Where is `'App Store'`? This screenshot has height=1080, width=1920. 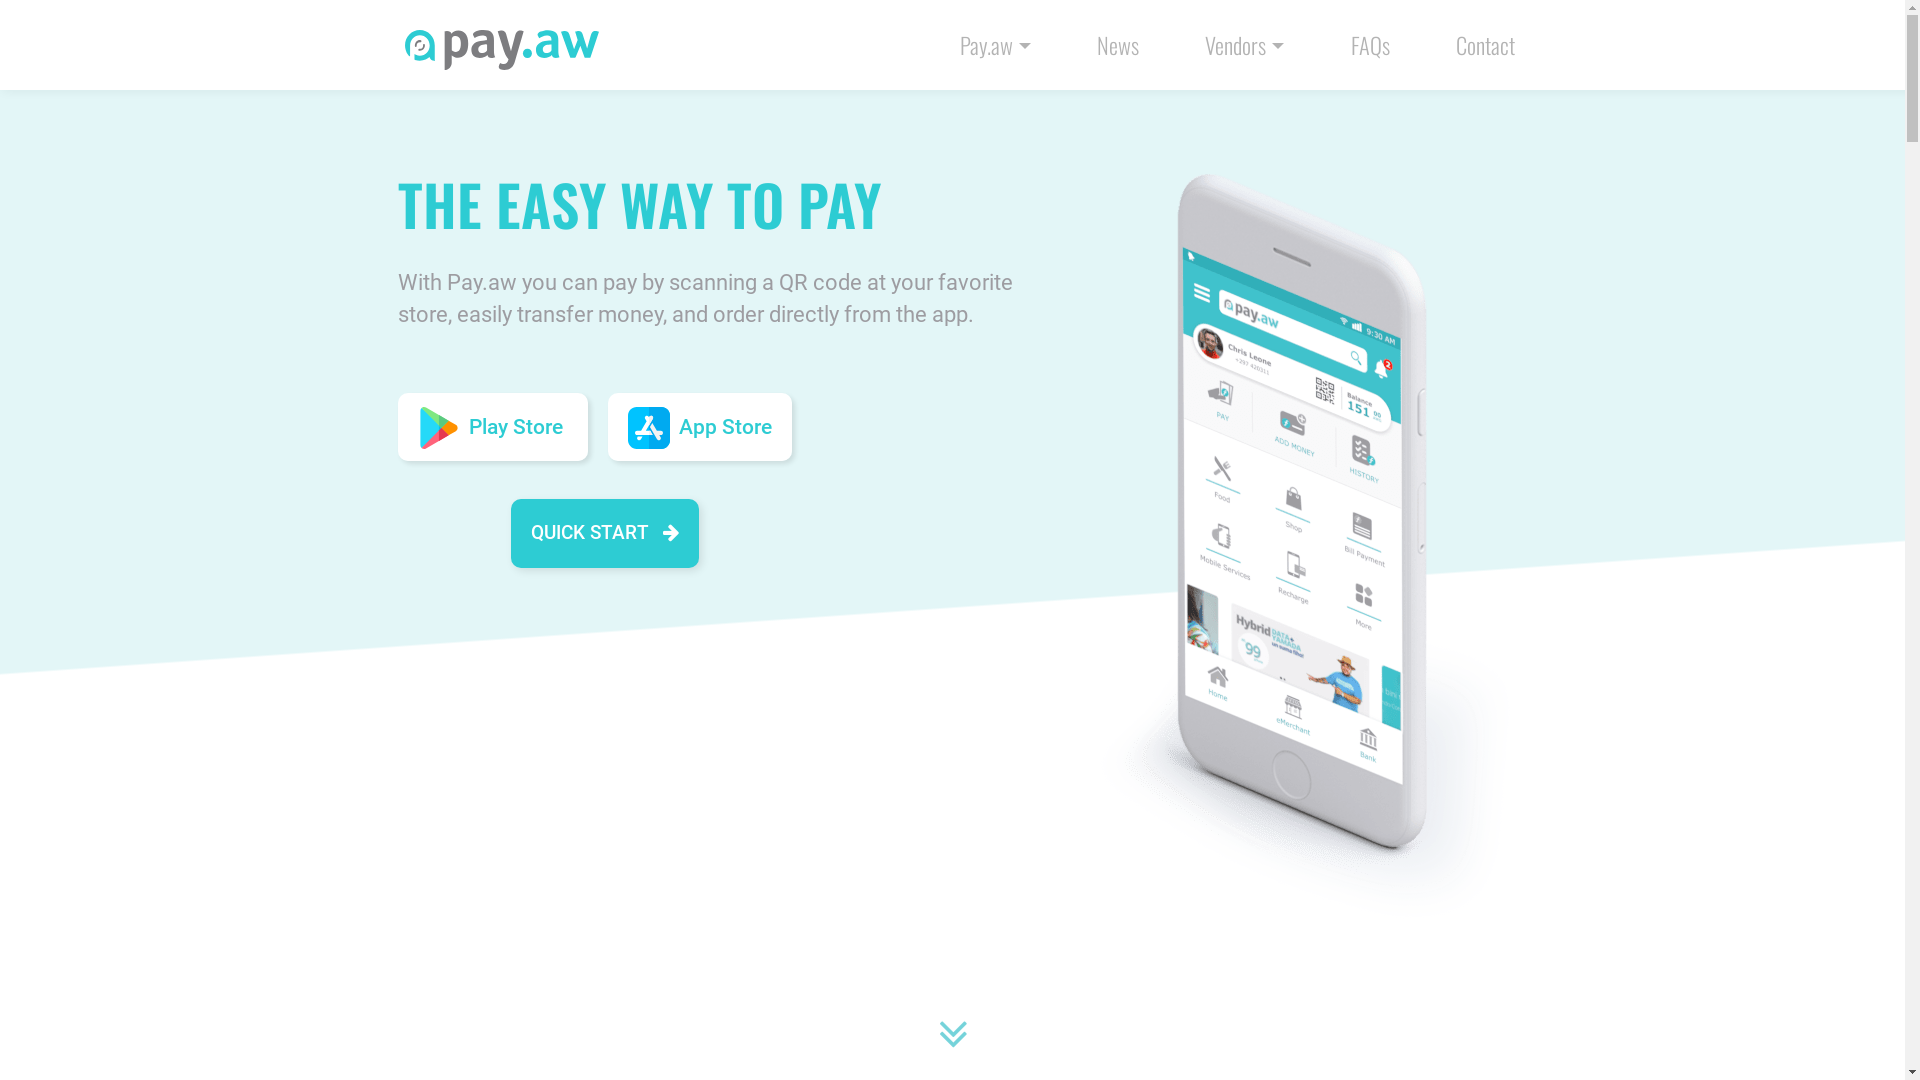 'App Store' is located at coordinates (700, 426).